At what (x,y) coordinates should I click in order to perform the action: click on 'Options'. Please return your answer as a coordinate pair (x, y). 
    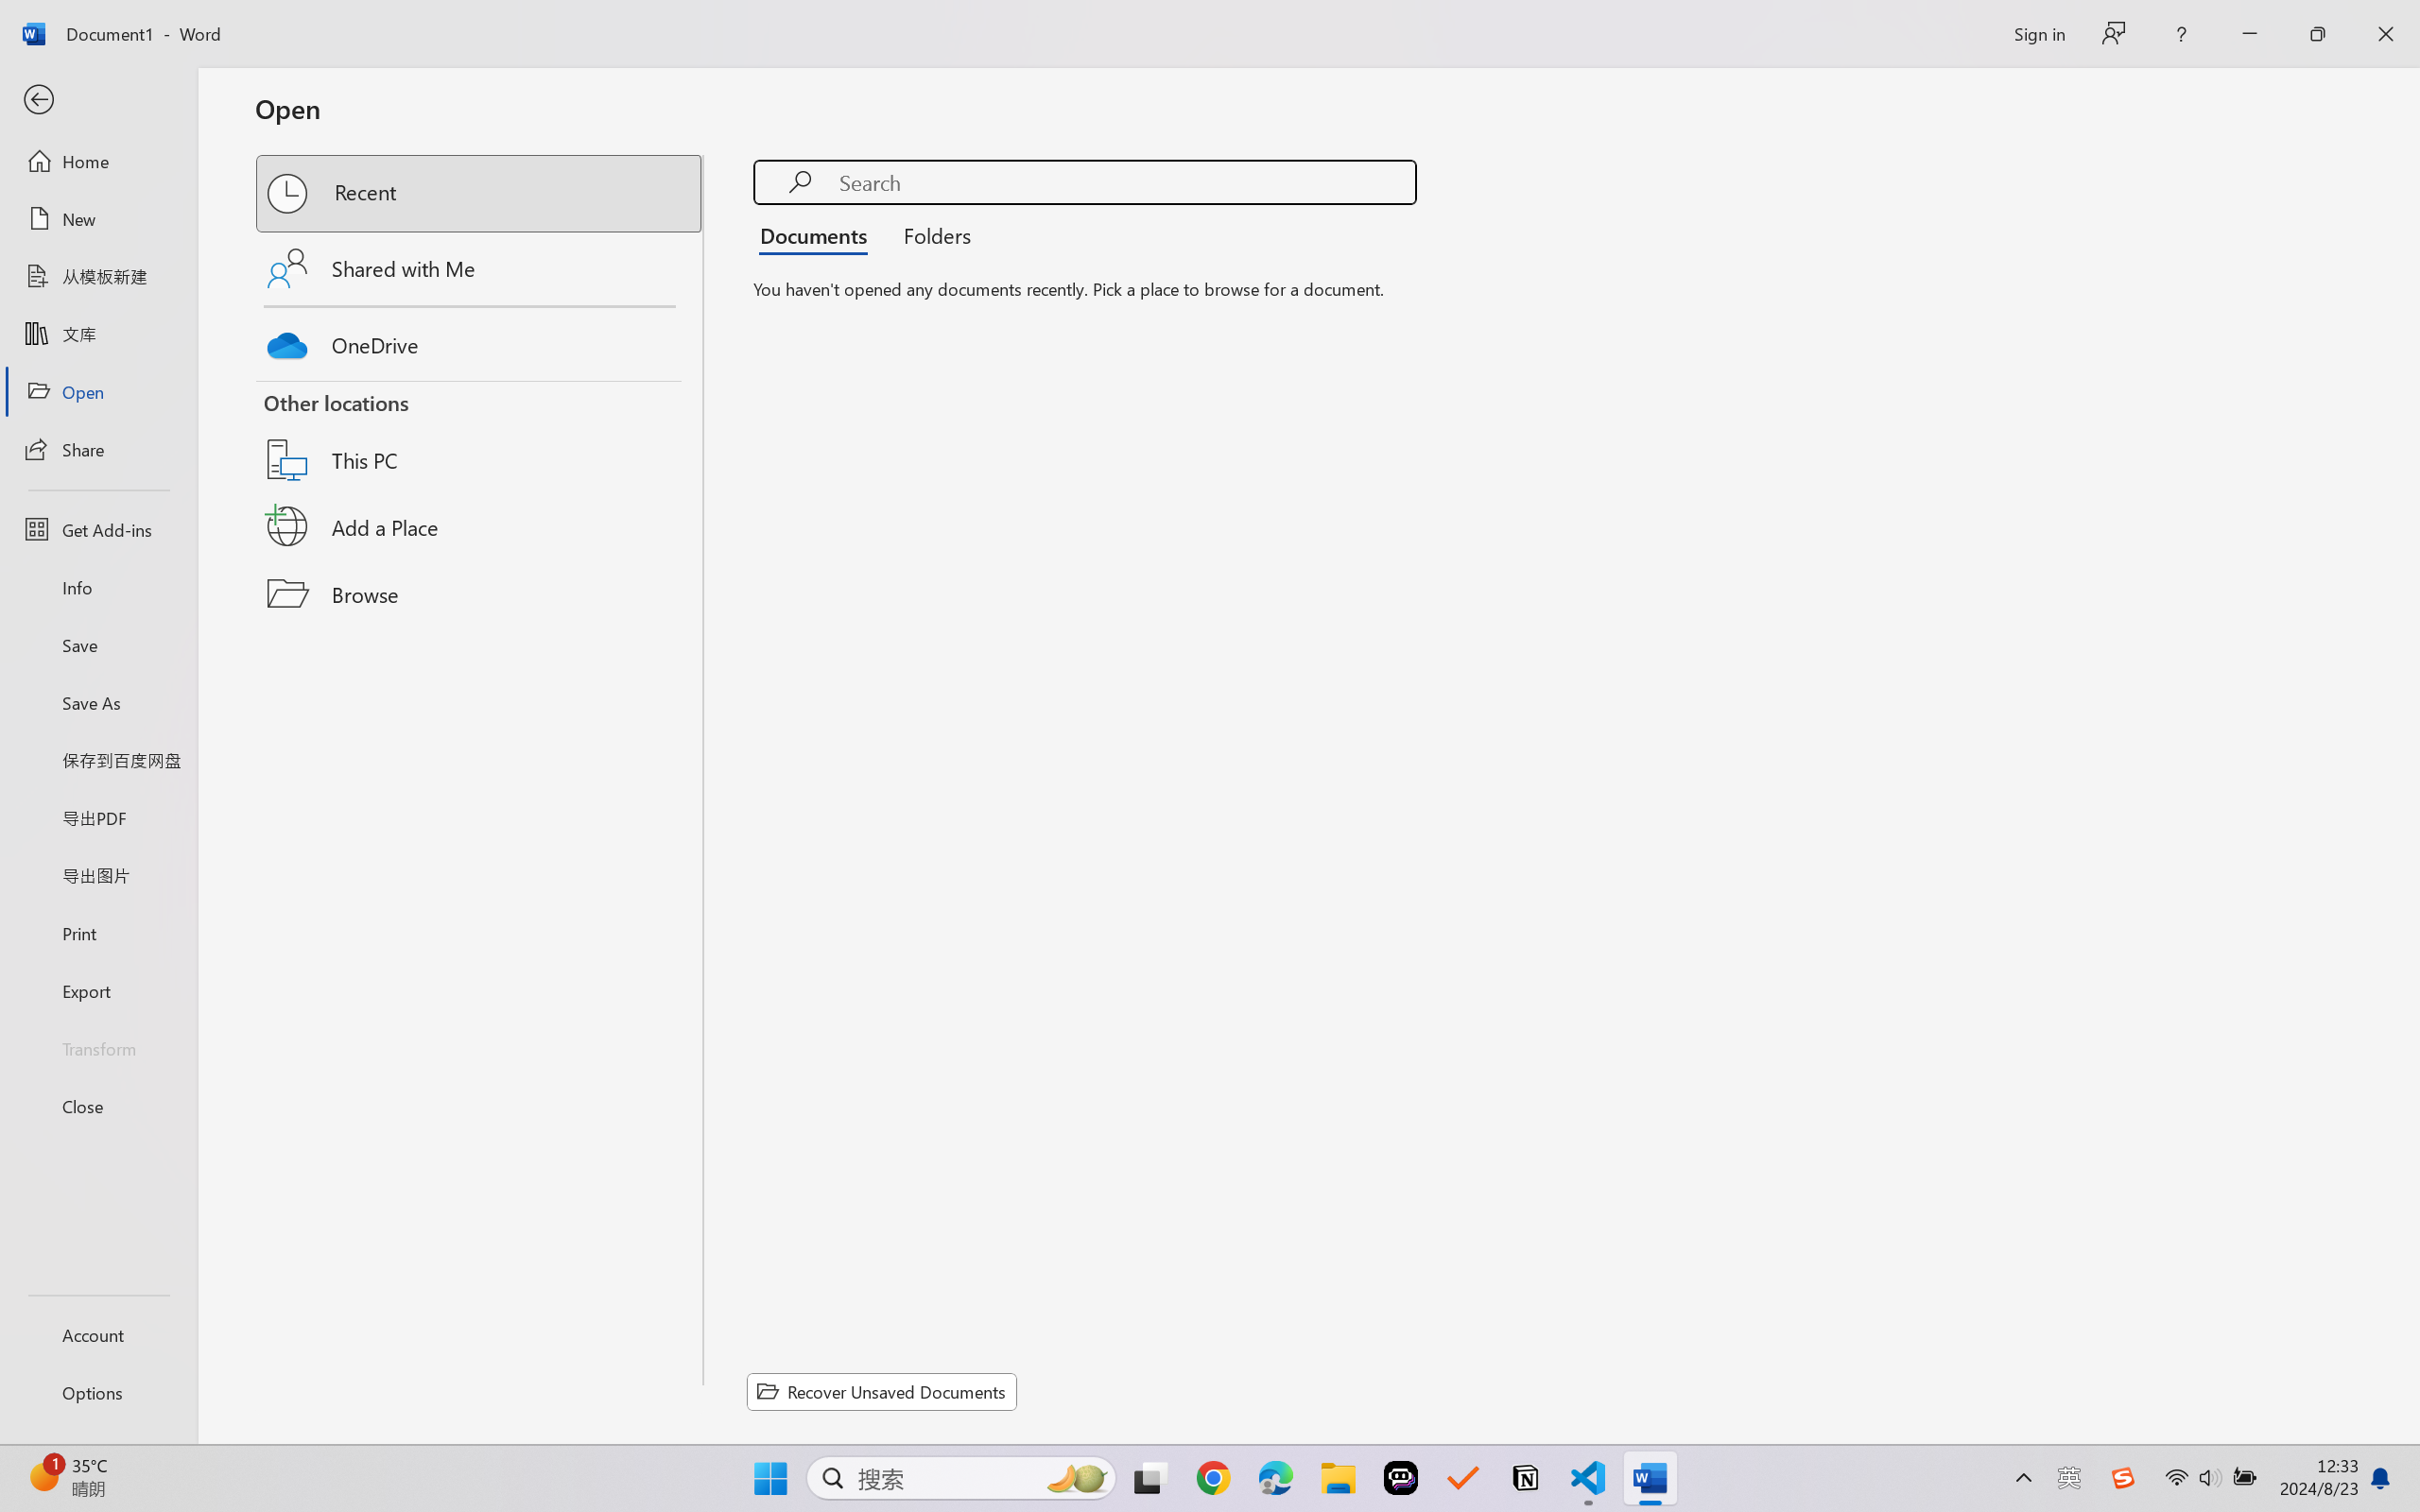
    Looking at the image, I should click on (97, 1391).